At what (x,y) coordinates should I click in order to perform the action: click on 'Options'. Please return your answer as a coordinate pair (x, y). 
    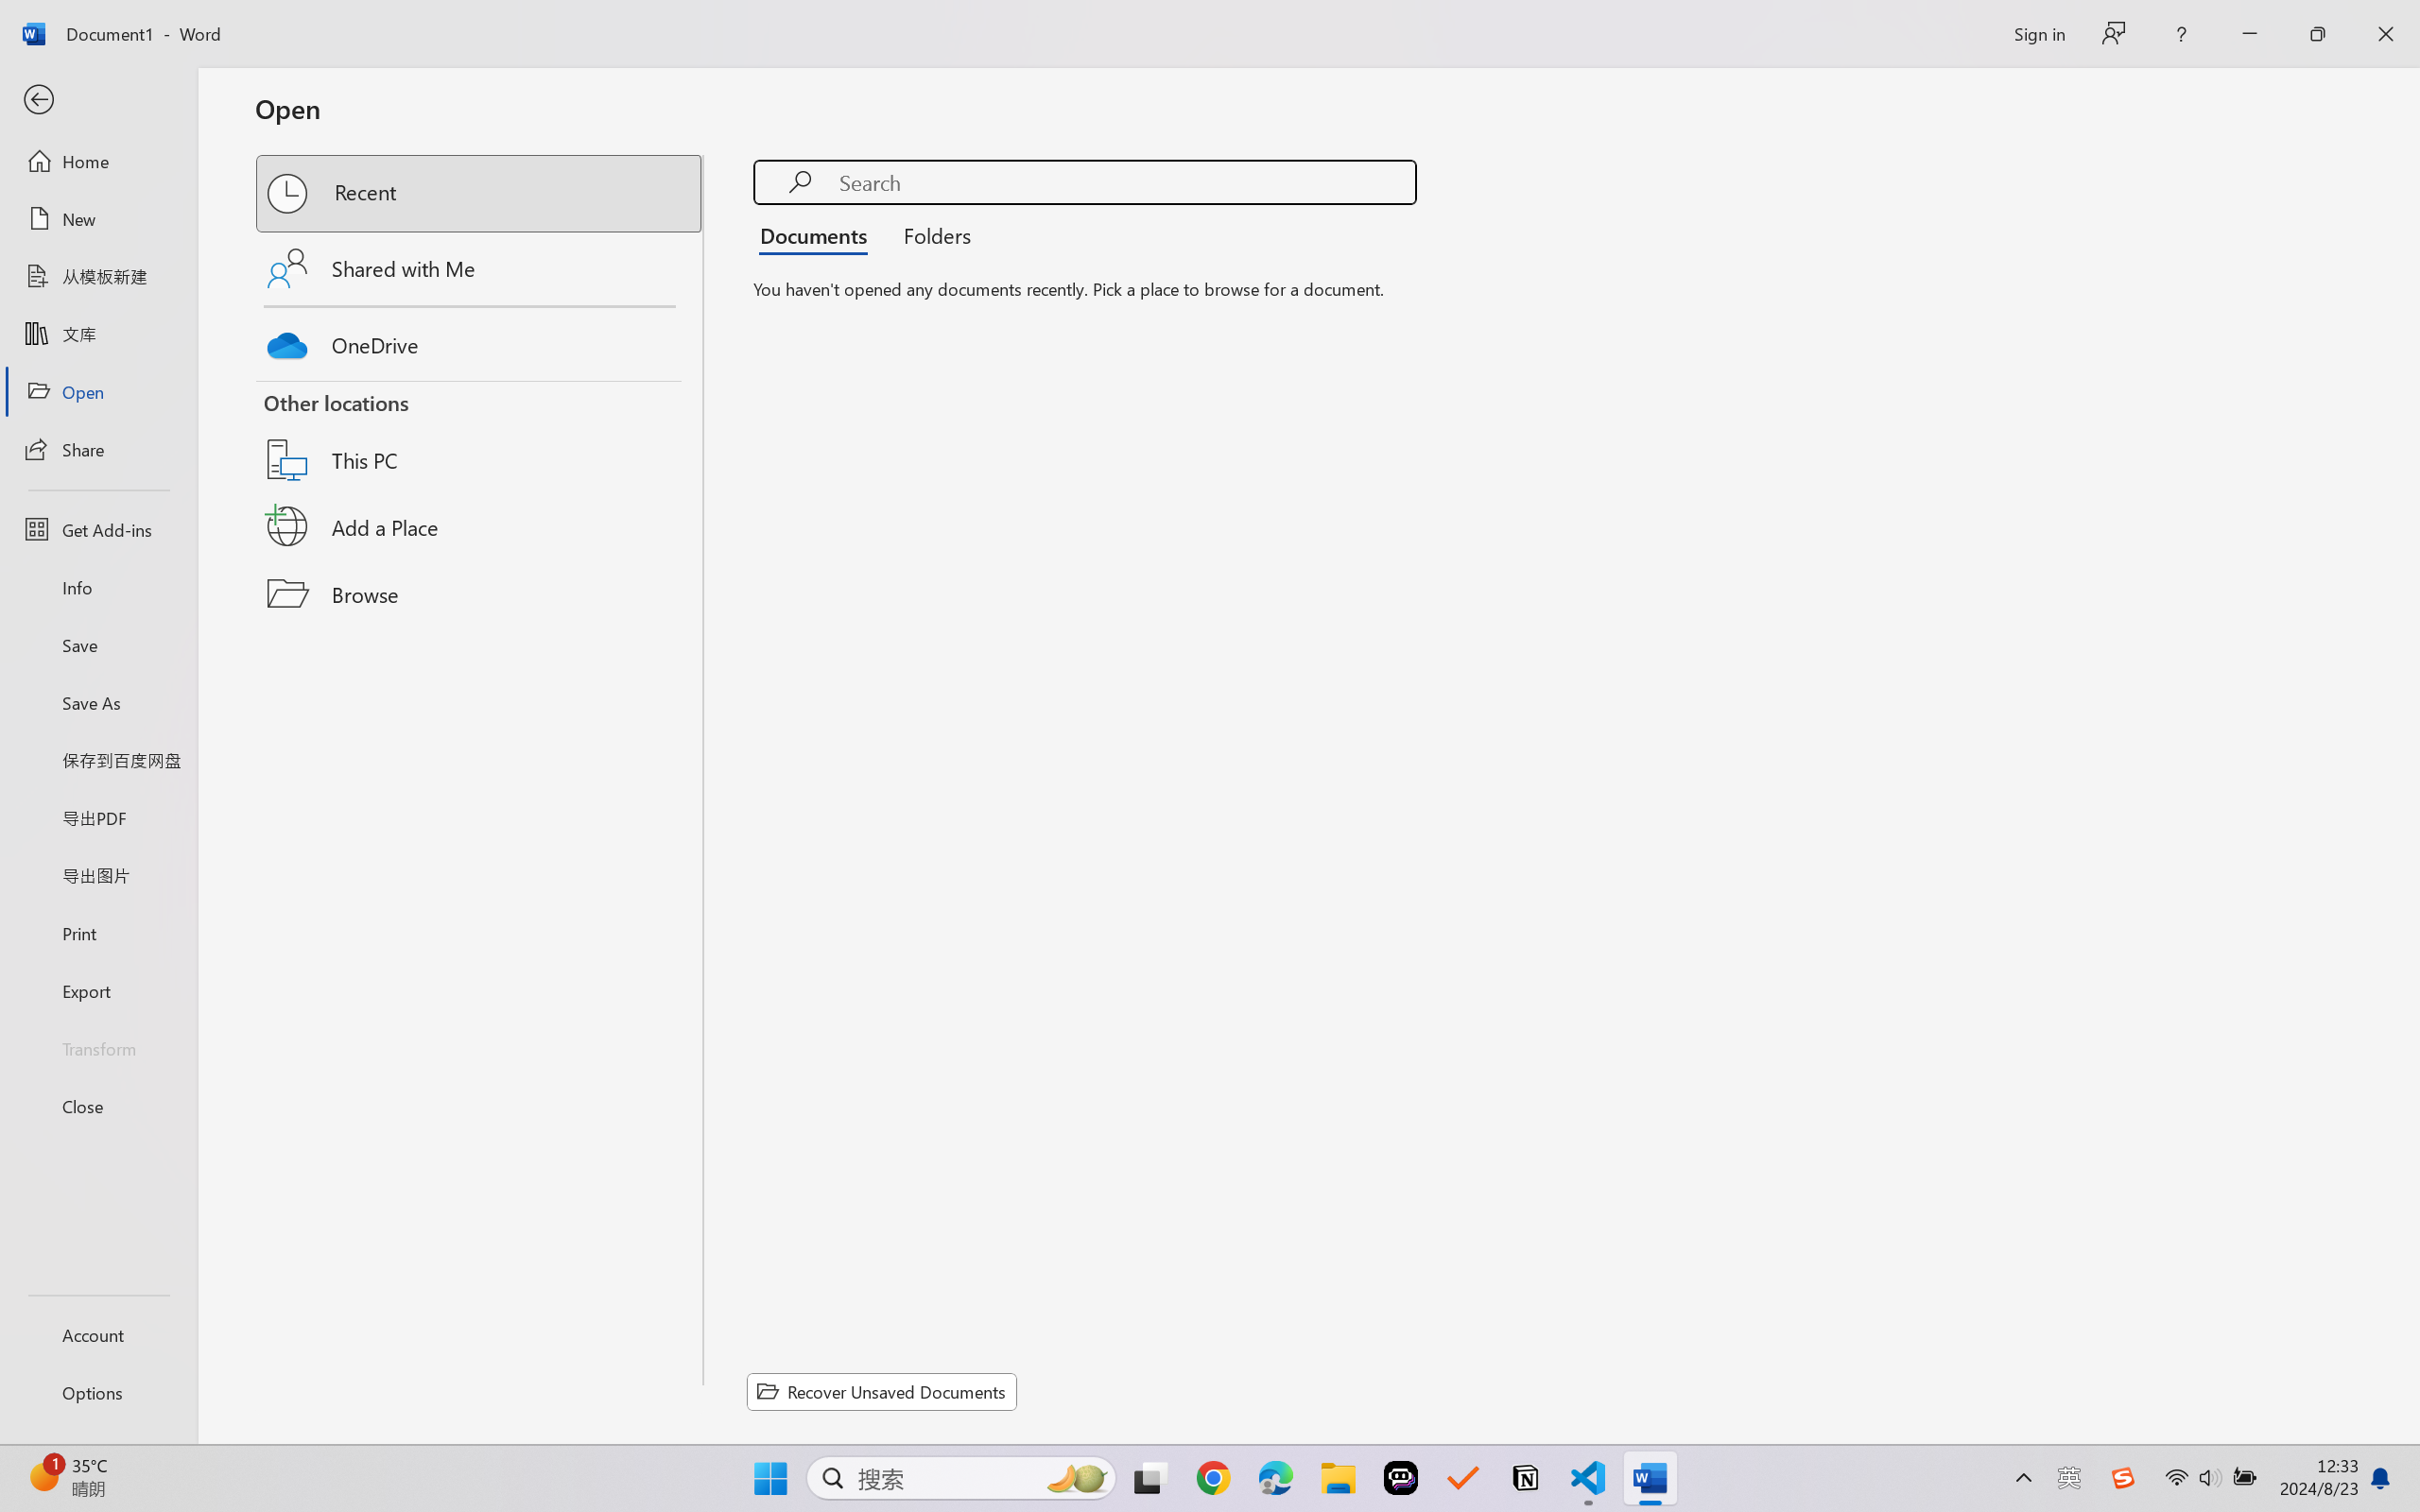
    Looking at the image, I should click on (97, 1391).